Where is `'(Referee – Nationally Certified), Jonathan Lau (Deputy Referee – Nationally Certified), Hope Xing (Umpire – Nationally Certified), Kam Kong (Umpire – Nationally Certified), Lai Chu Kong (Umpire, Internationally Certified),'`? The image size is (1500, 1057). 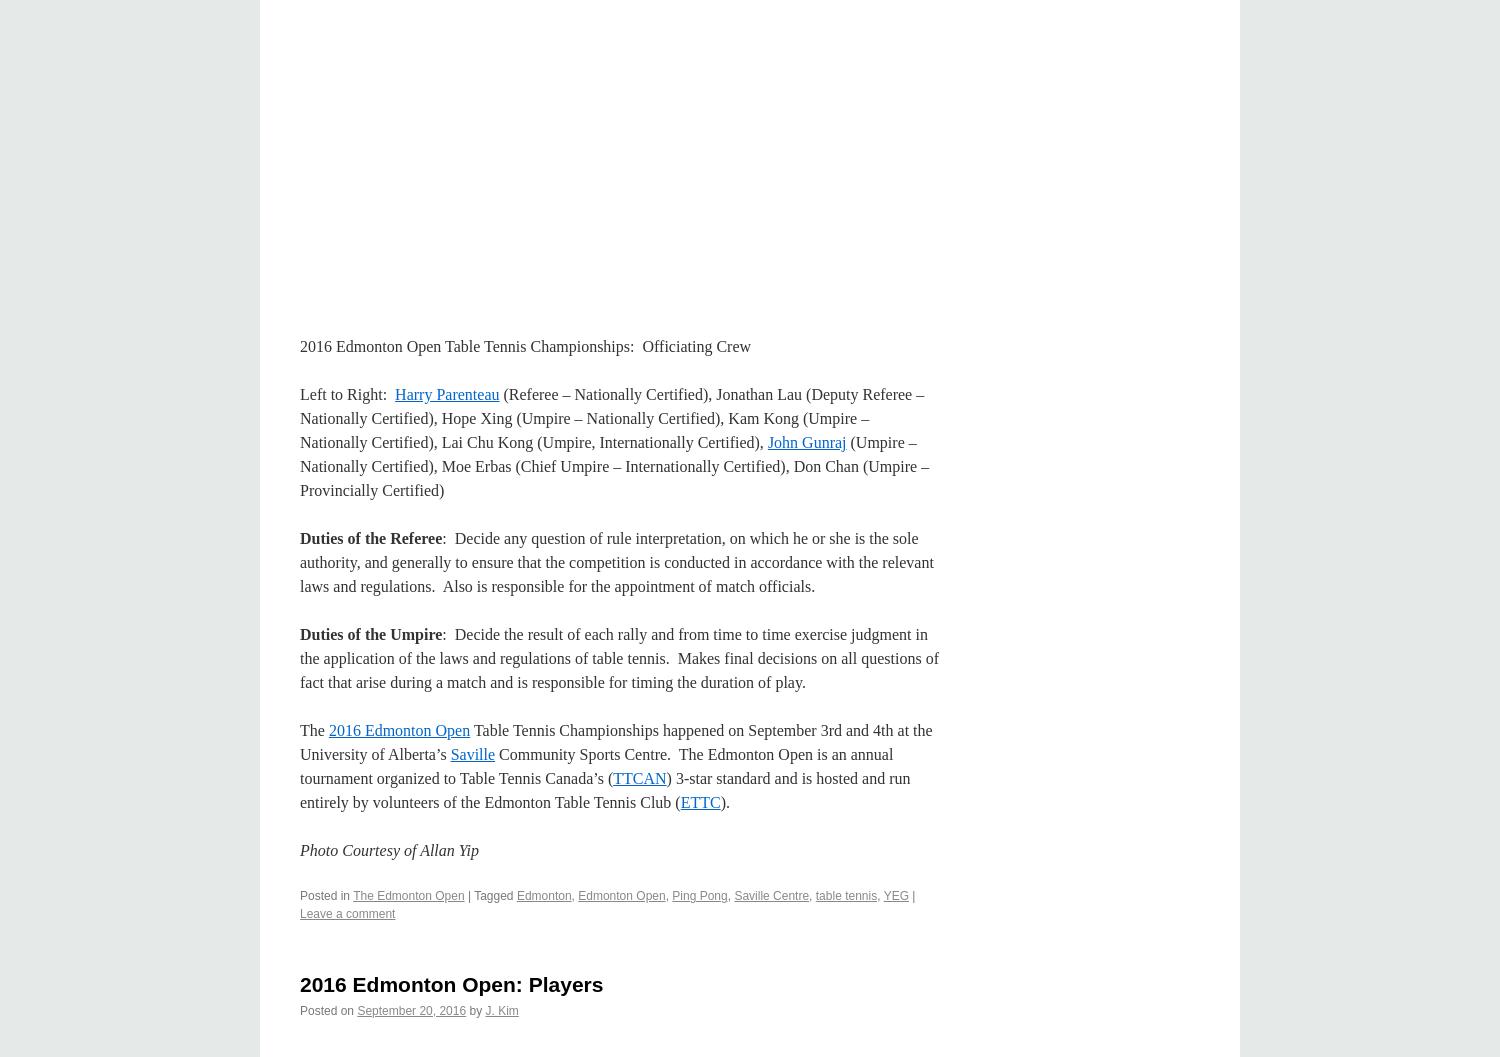 '(Referee – Nationally Certified), Jonathan Lau (Deputy Referee – Nationally Certified), Hope Xing (Umpire – Nationally Certified), Kam Kong (Umpire – Nationally Certified), Lai Chu Kong (Umpire, Internationally Certified),' is located at coordinates (611, 417).